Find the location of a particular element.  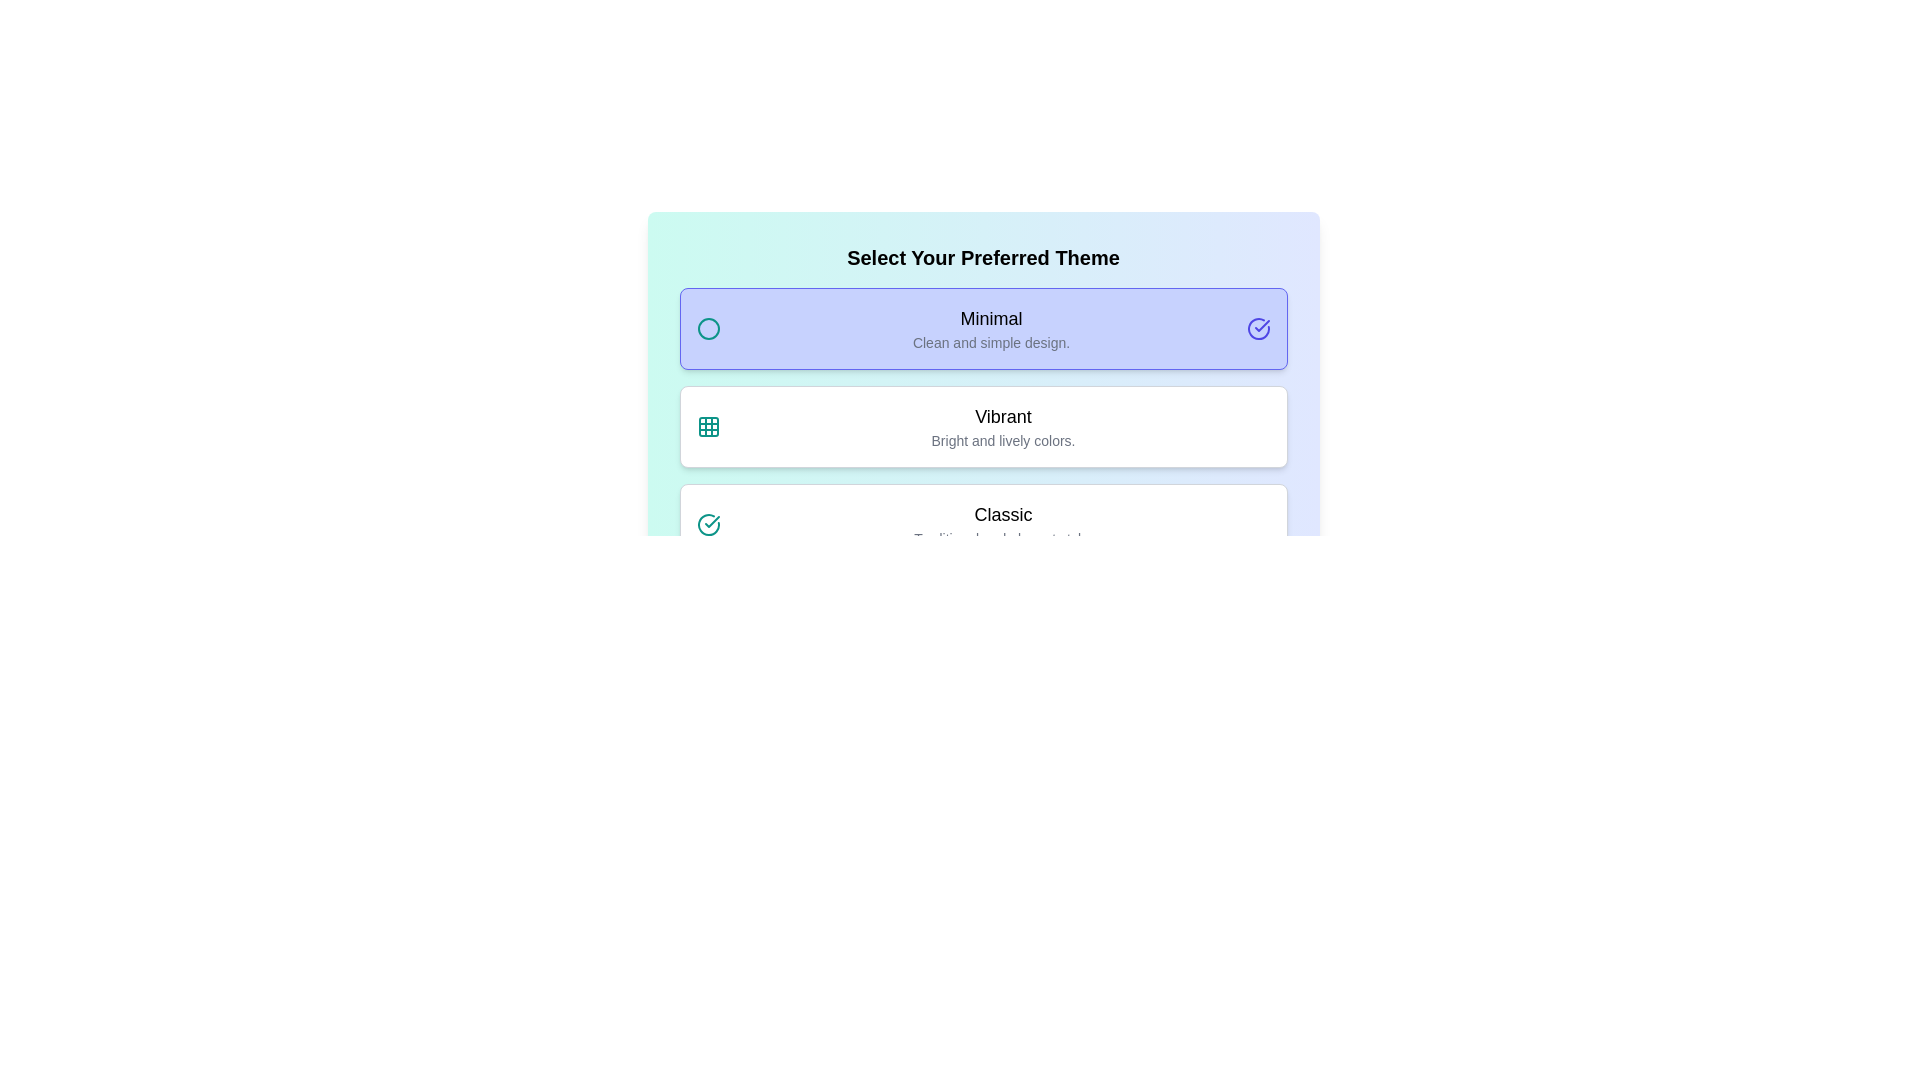

'Vibrant' theme label, which serves as a title for the theme selection option located centrally within the theme selection card is located at coordinates (1003, 415).